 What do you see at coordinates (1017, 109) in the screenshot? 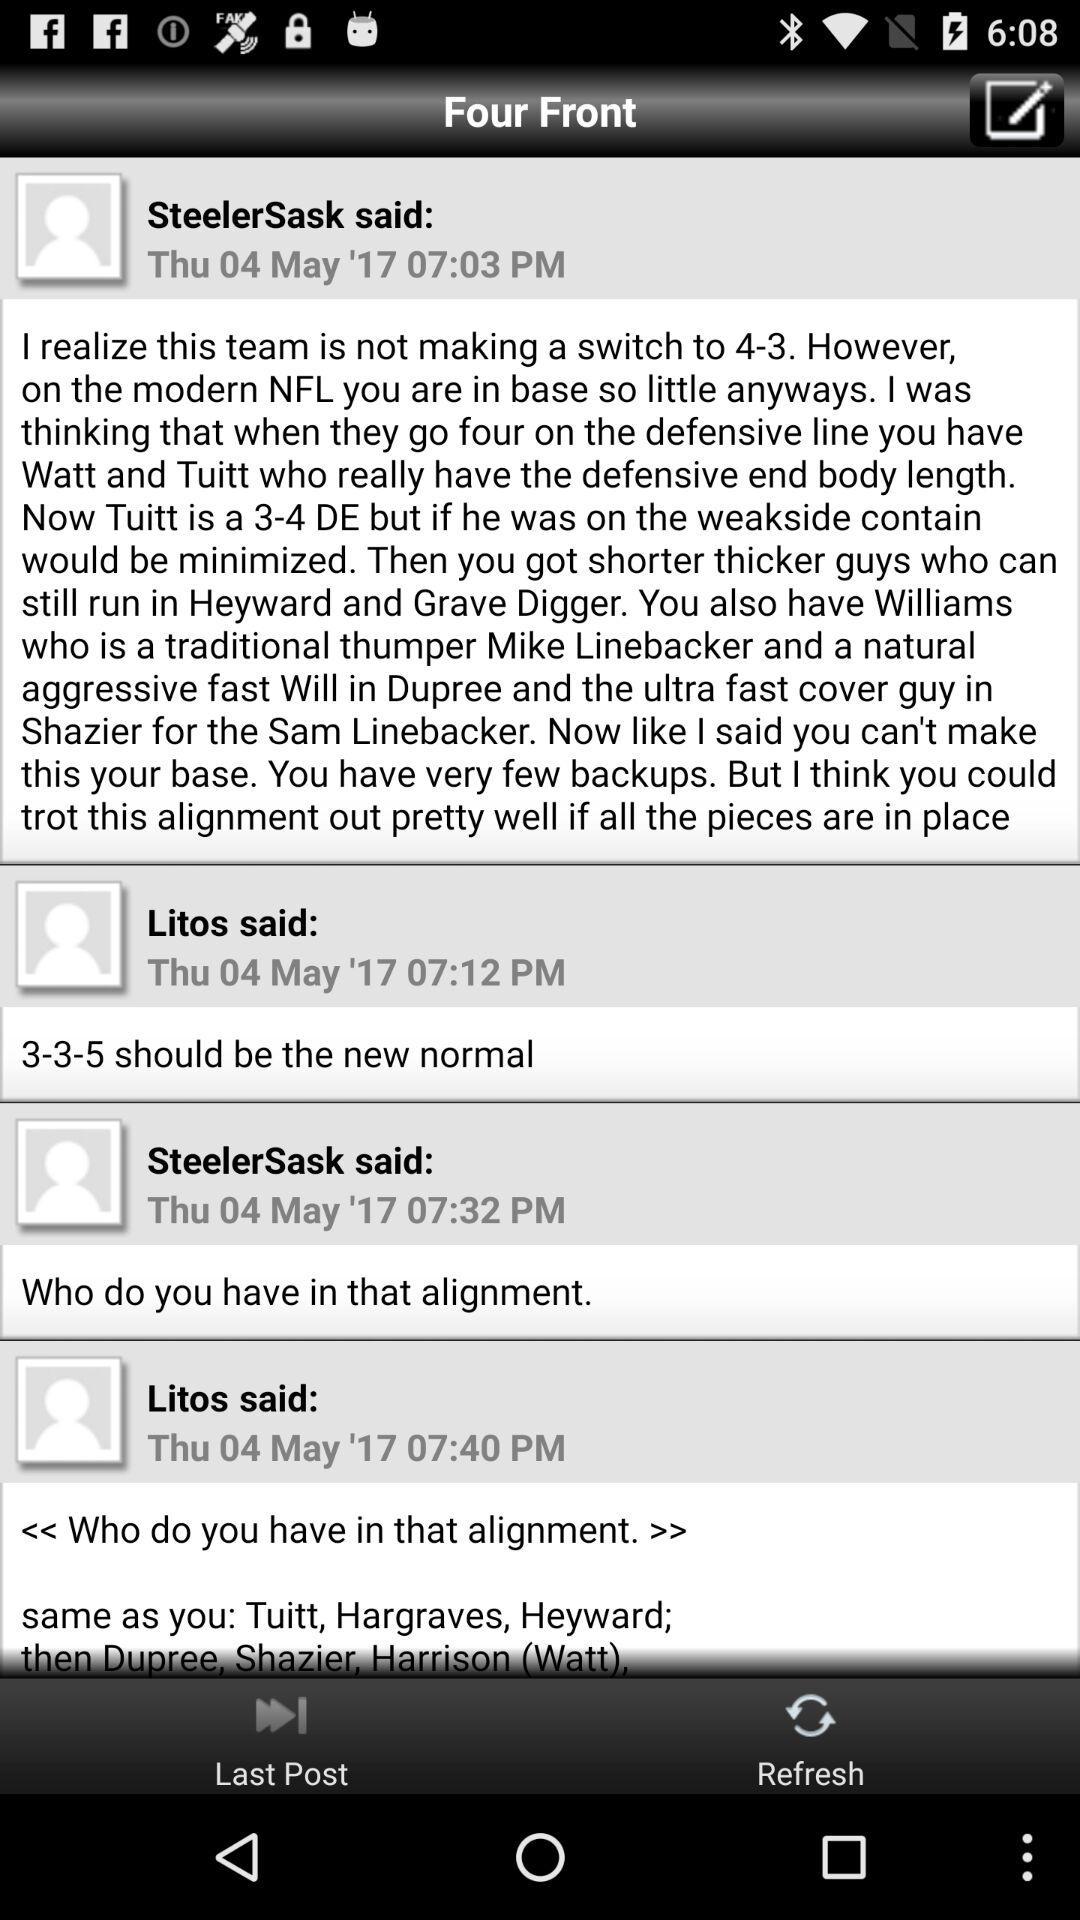
I see `the item above said: item` at bounding box center [1017, 109].